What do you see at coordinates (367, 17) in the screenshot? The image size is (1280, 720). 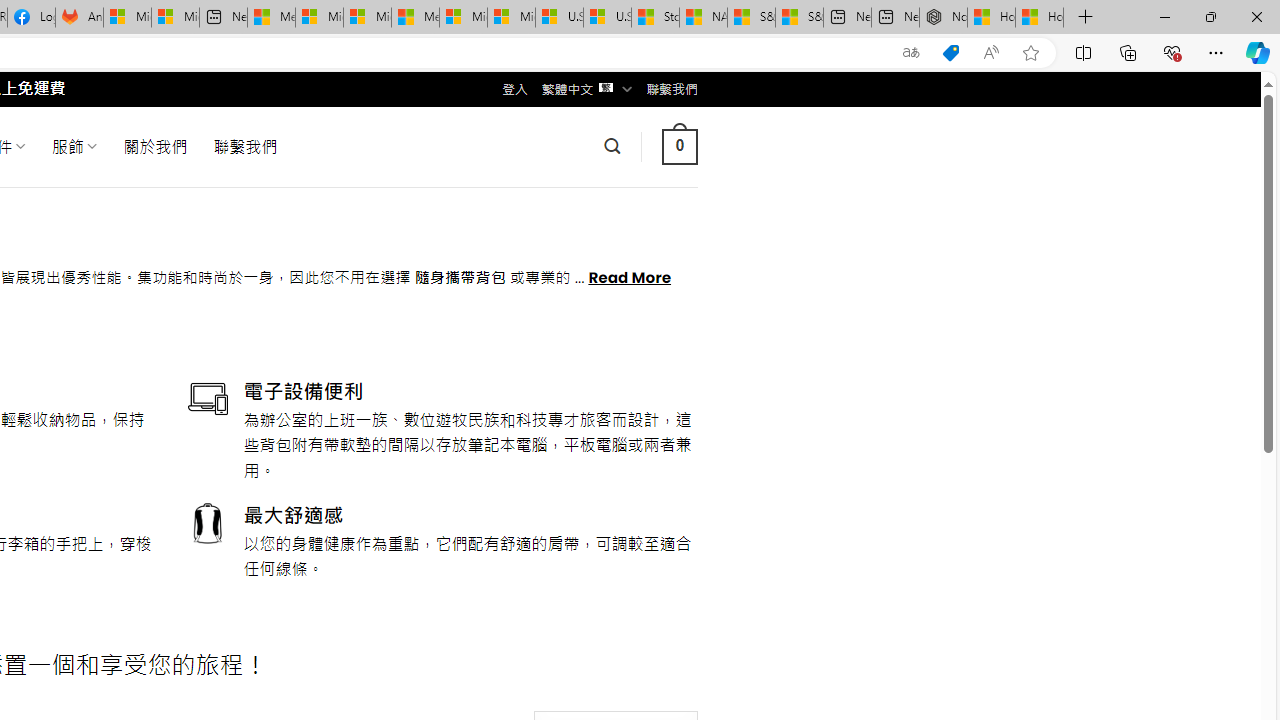 I see `'Microsoft account | Home'` at bounding box center [367, 17].